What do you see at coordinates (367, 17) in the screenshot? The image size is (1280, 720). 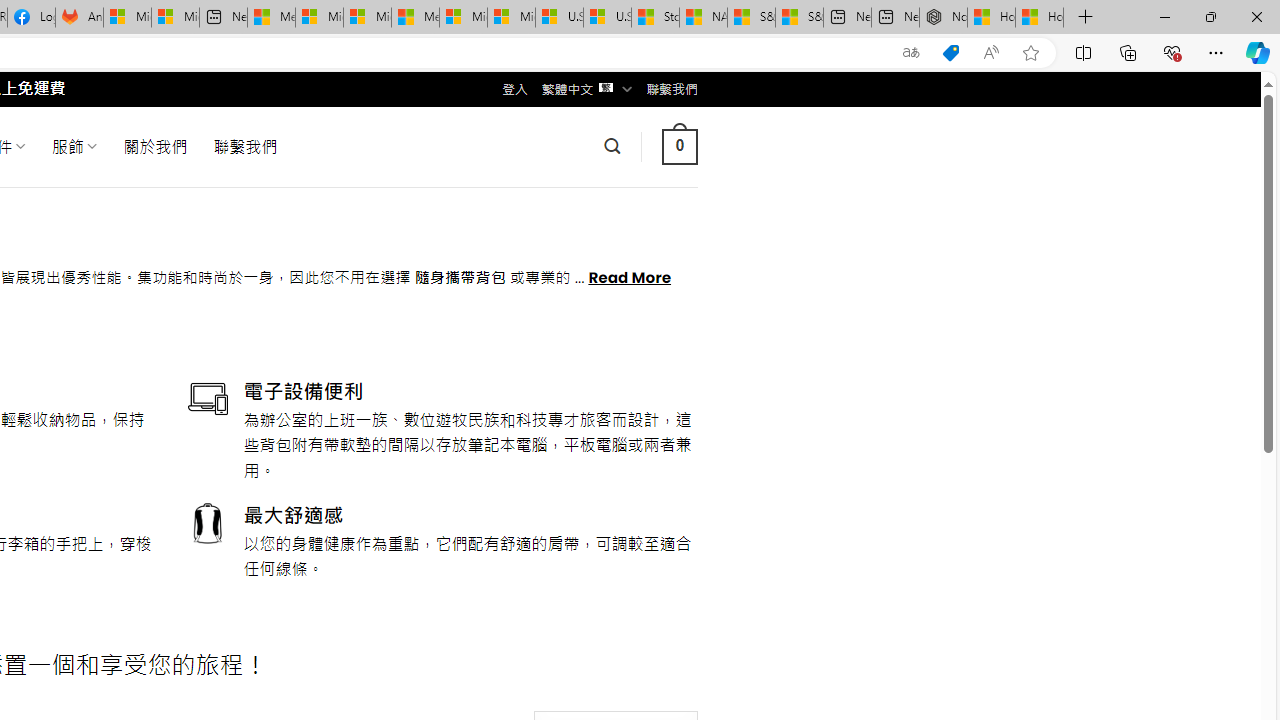 I see `'Microsoft account | Home'` at bounding box center [367, 17].